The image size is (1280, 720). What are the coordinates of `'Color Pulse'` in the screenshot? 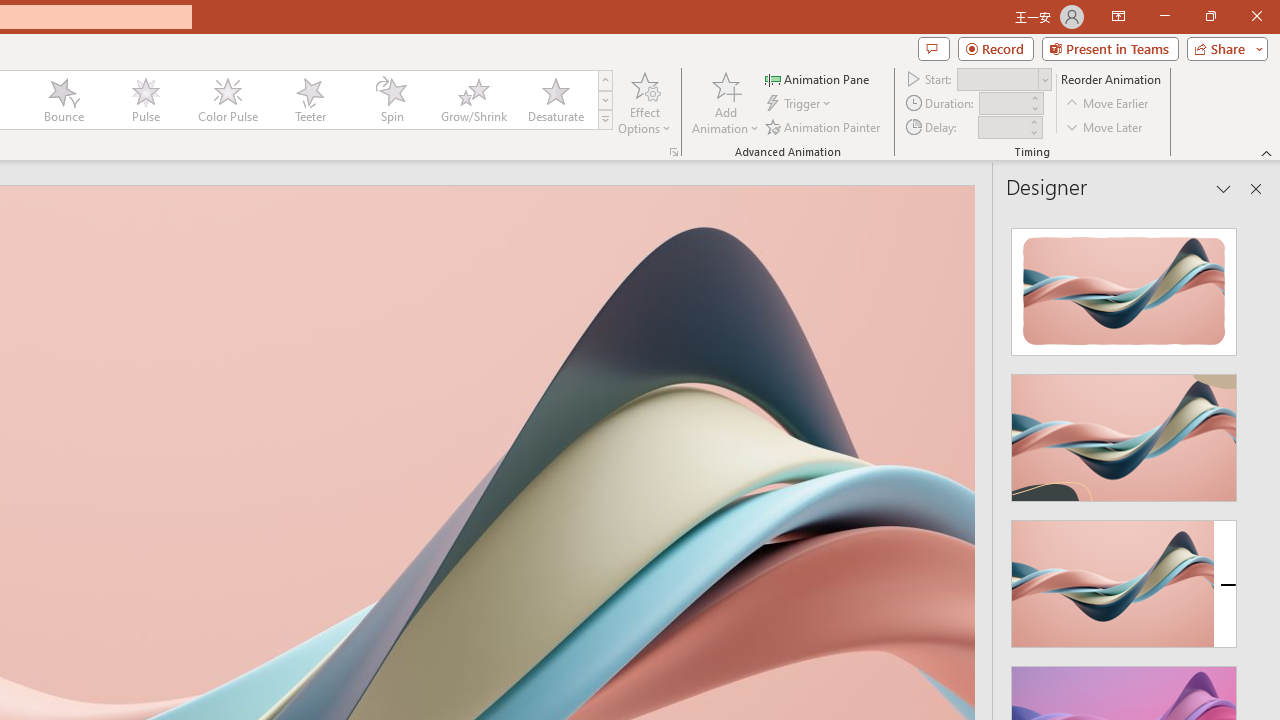 It's located at (227, 100).